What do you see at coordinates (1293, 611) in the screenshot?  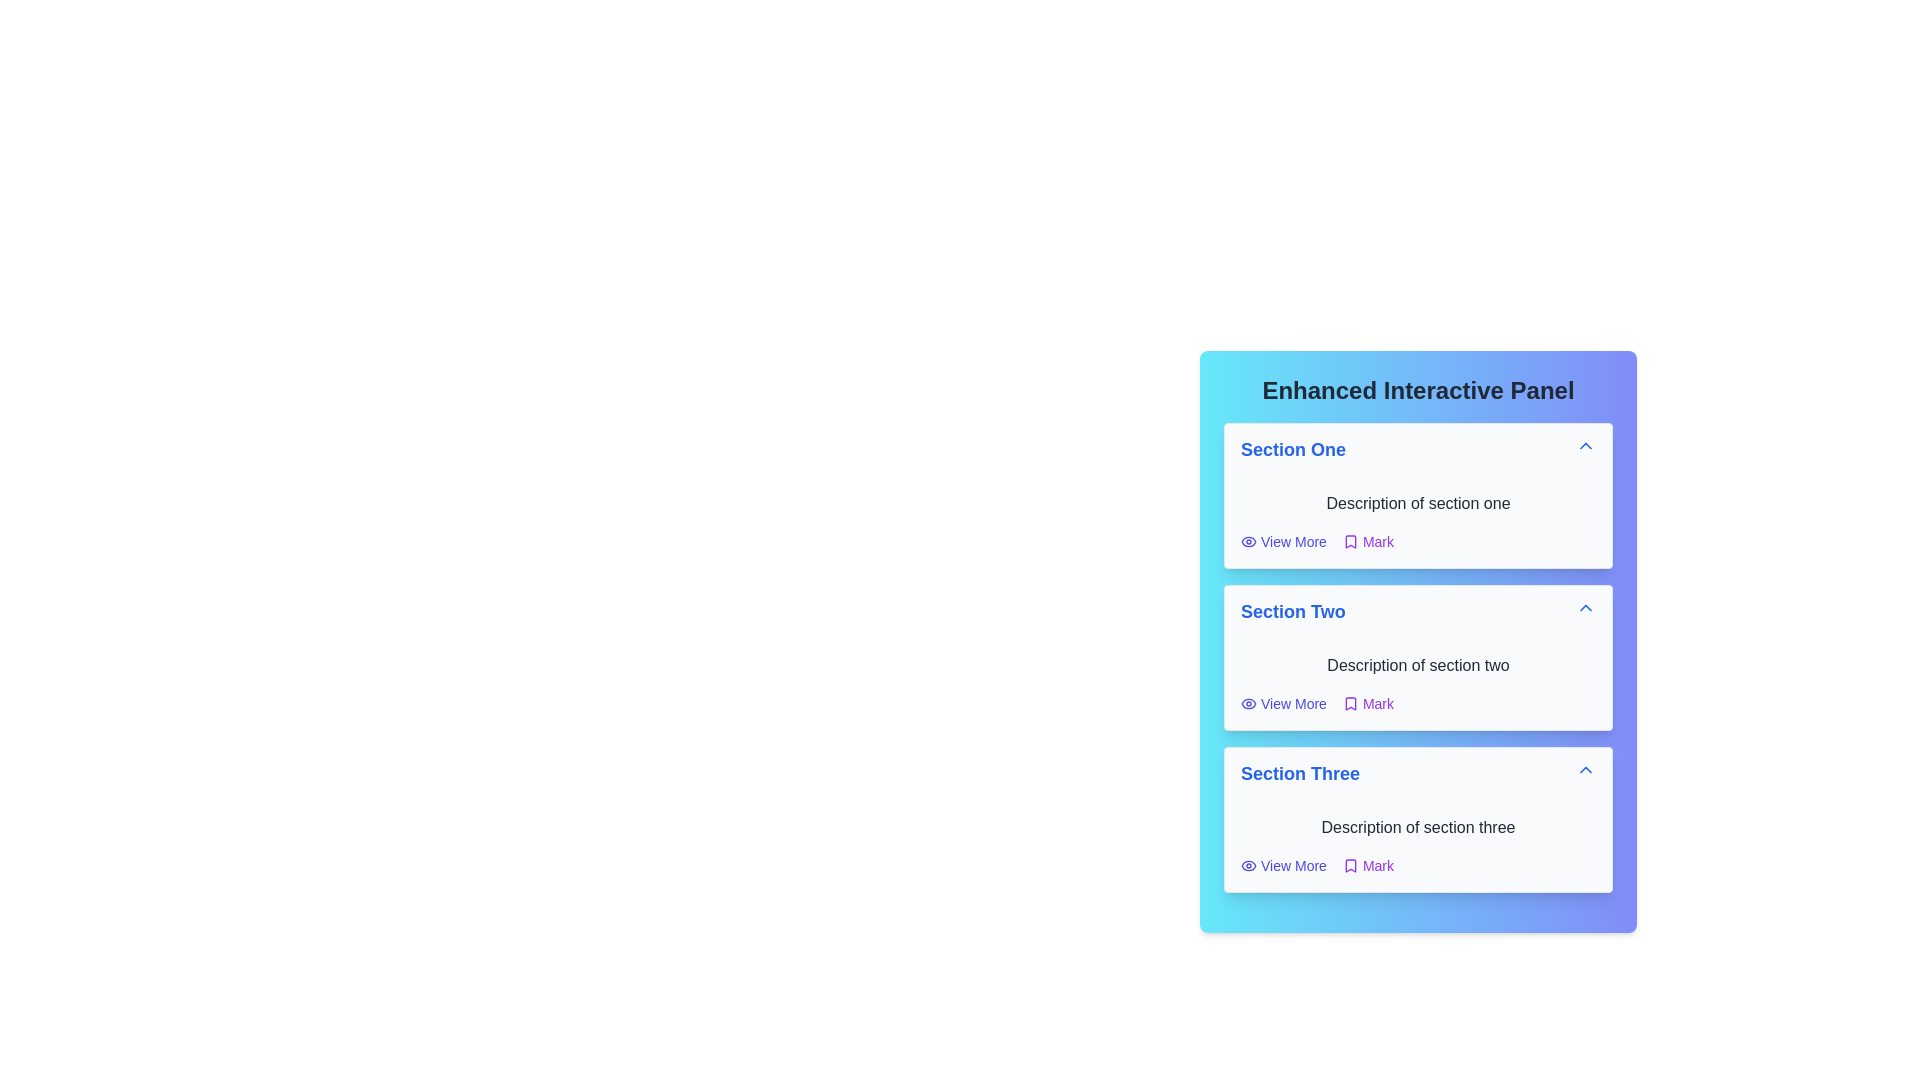 I see `the header text label that identifies the second section of the interactive panel, positioned between 'Section One' and 'Section Three'` at bounding box center [1293, 611].